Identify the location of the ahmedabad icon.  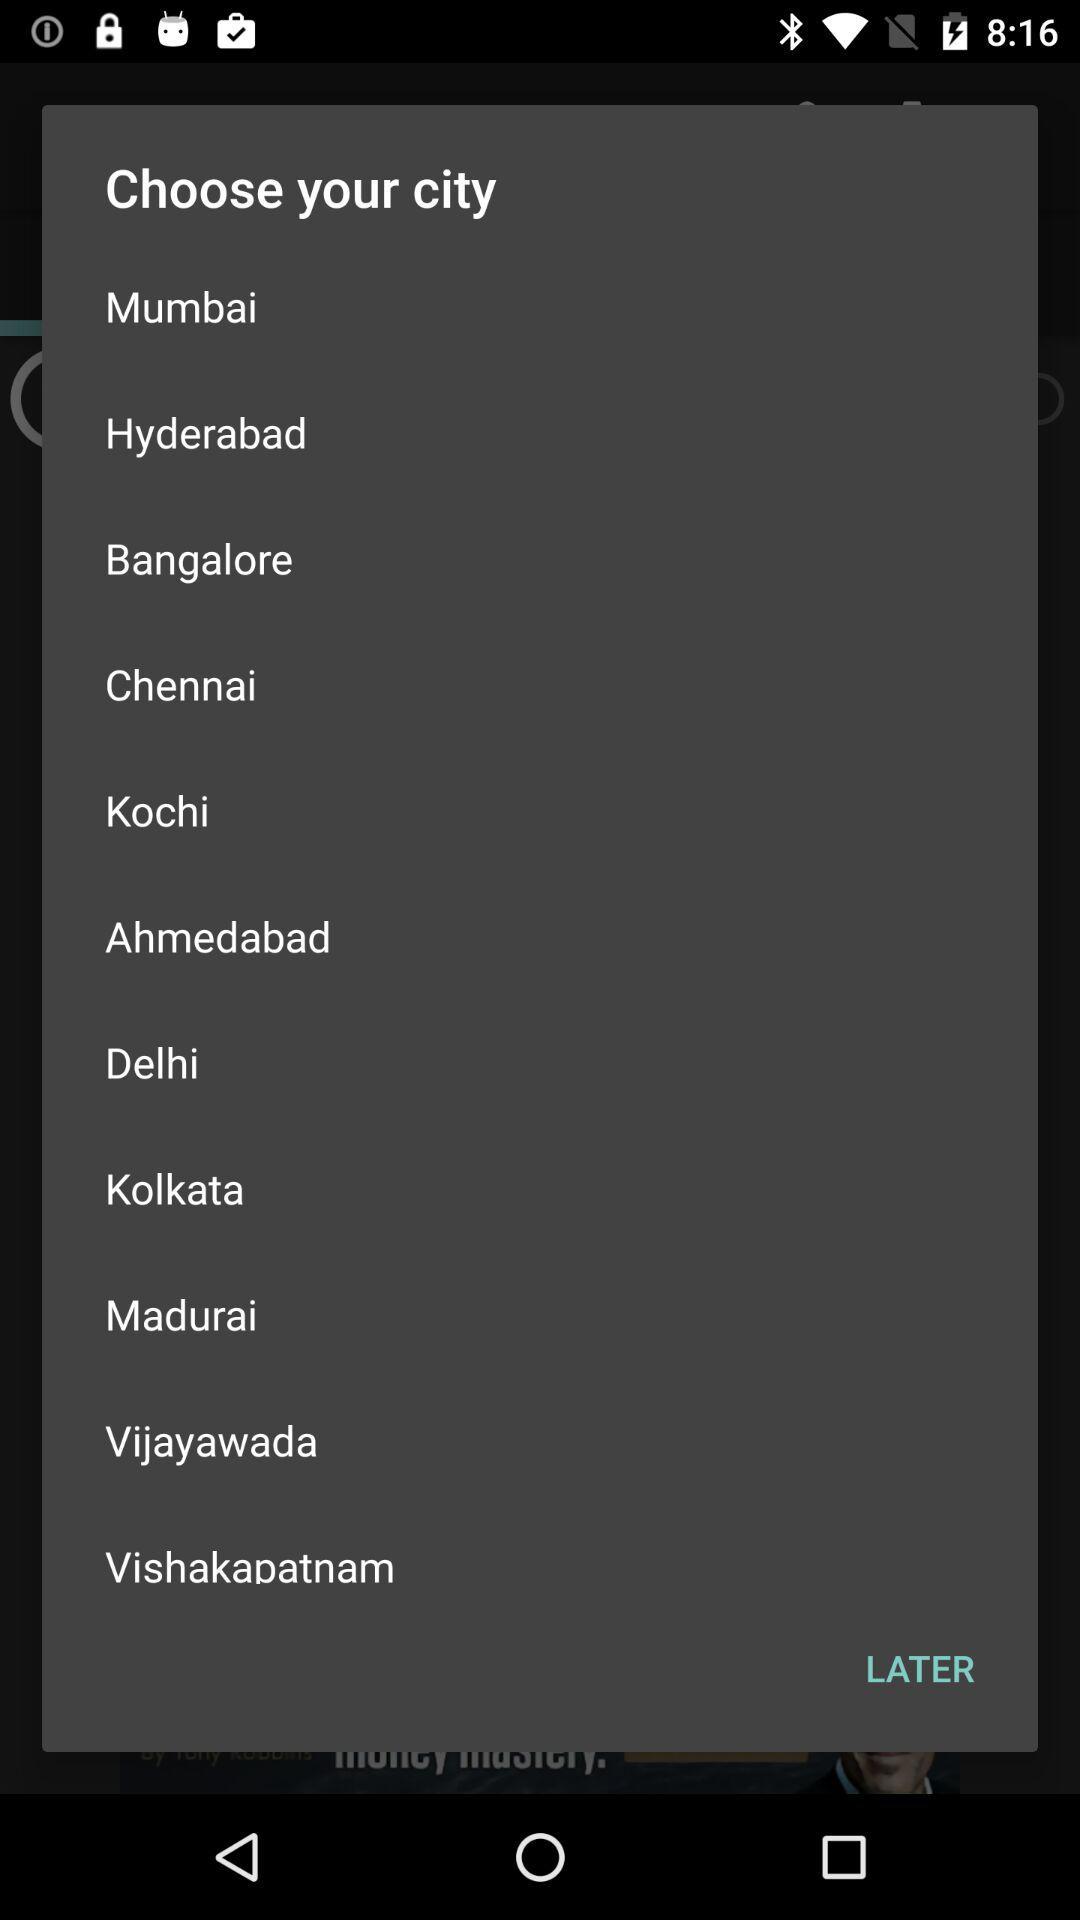
(540, 935).